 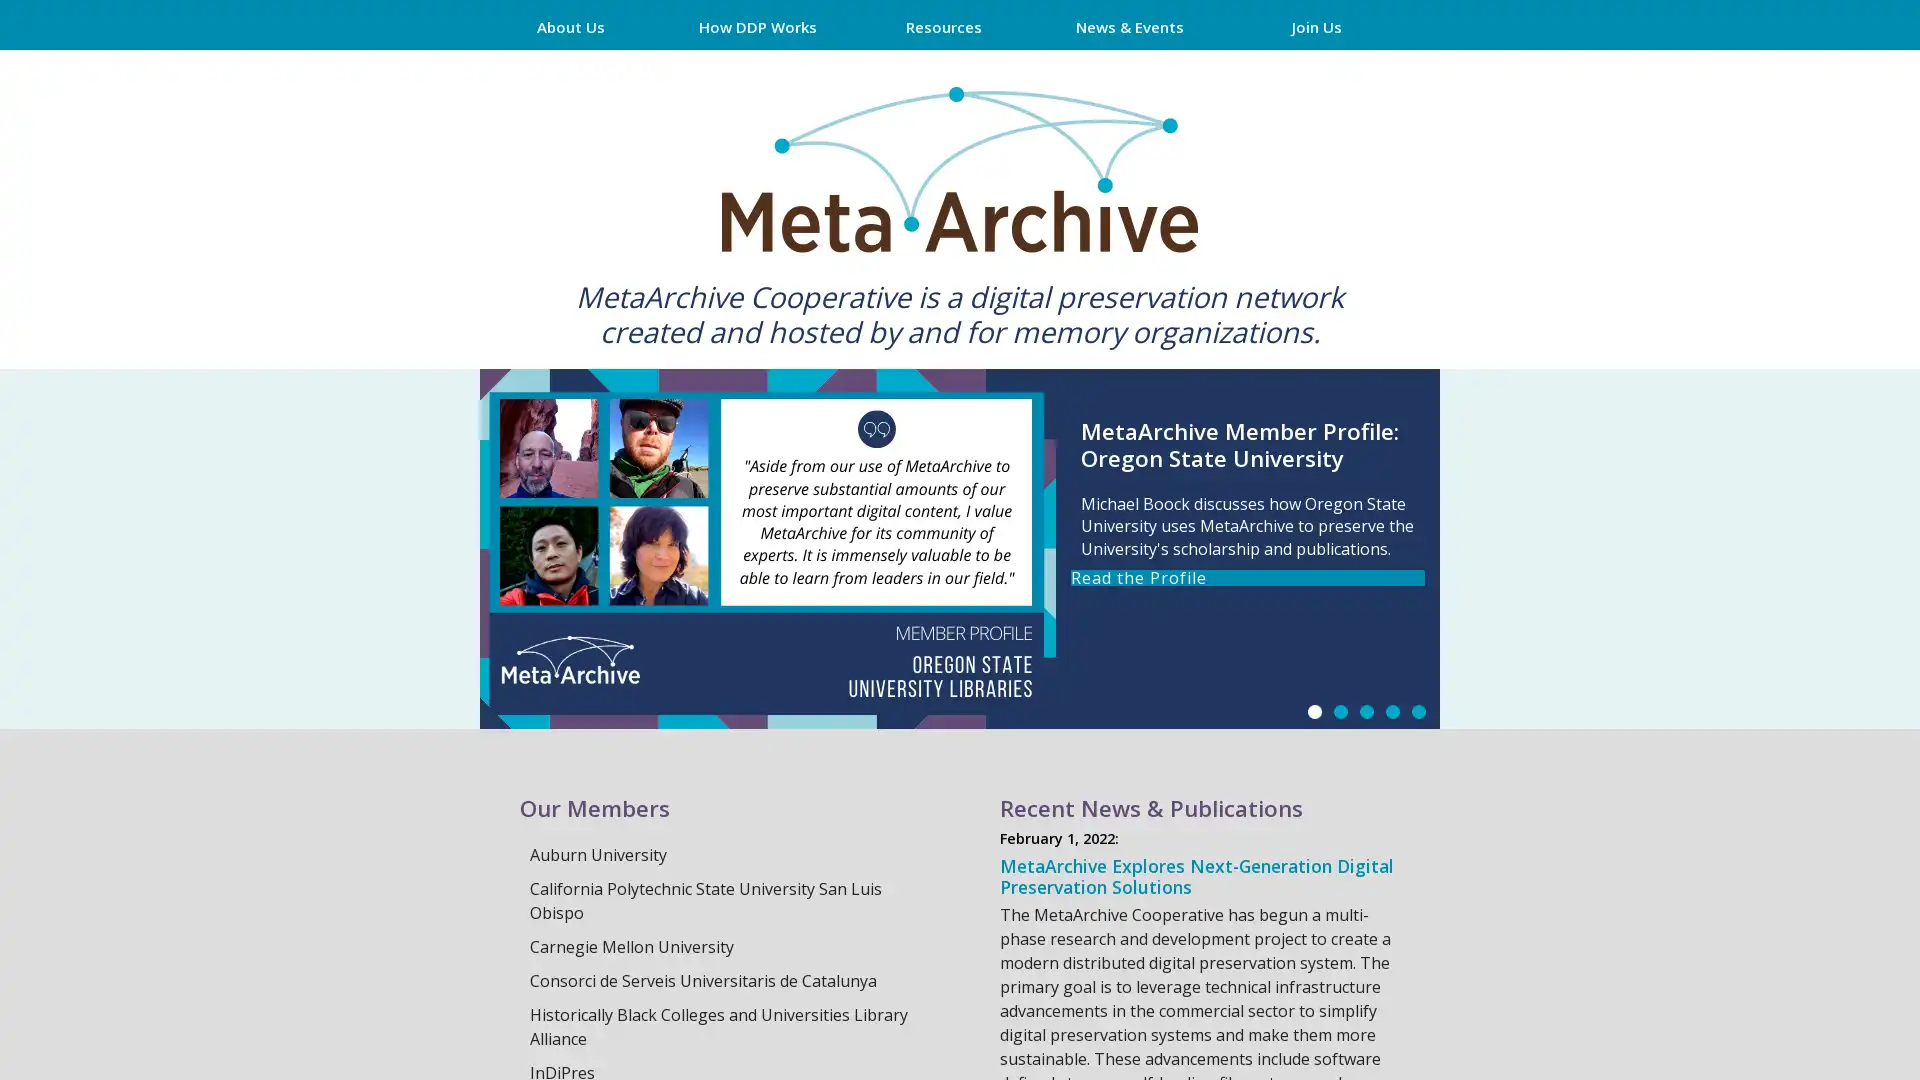 I want to click on Go to slide 3, so click(x=1366, y=711).